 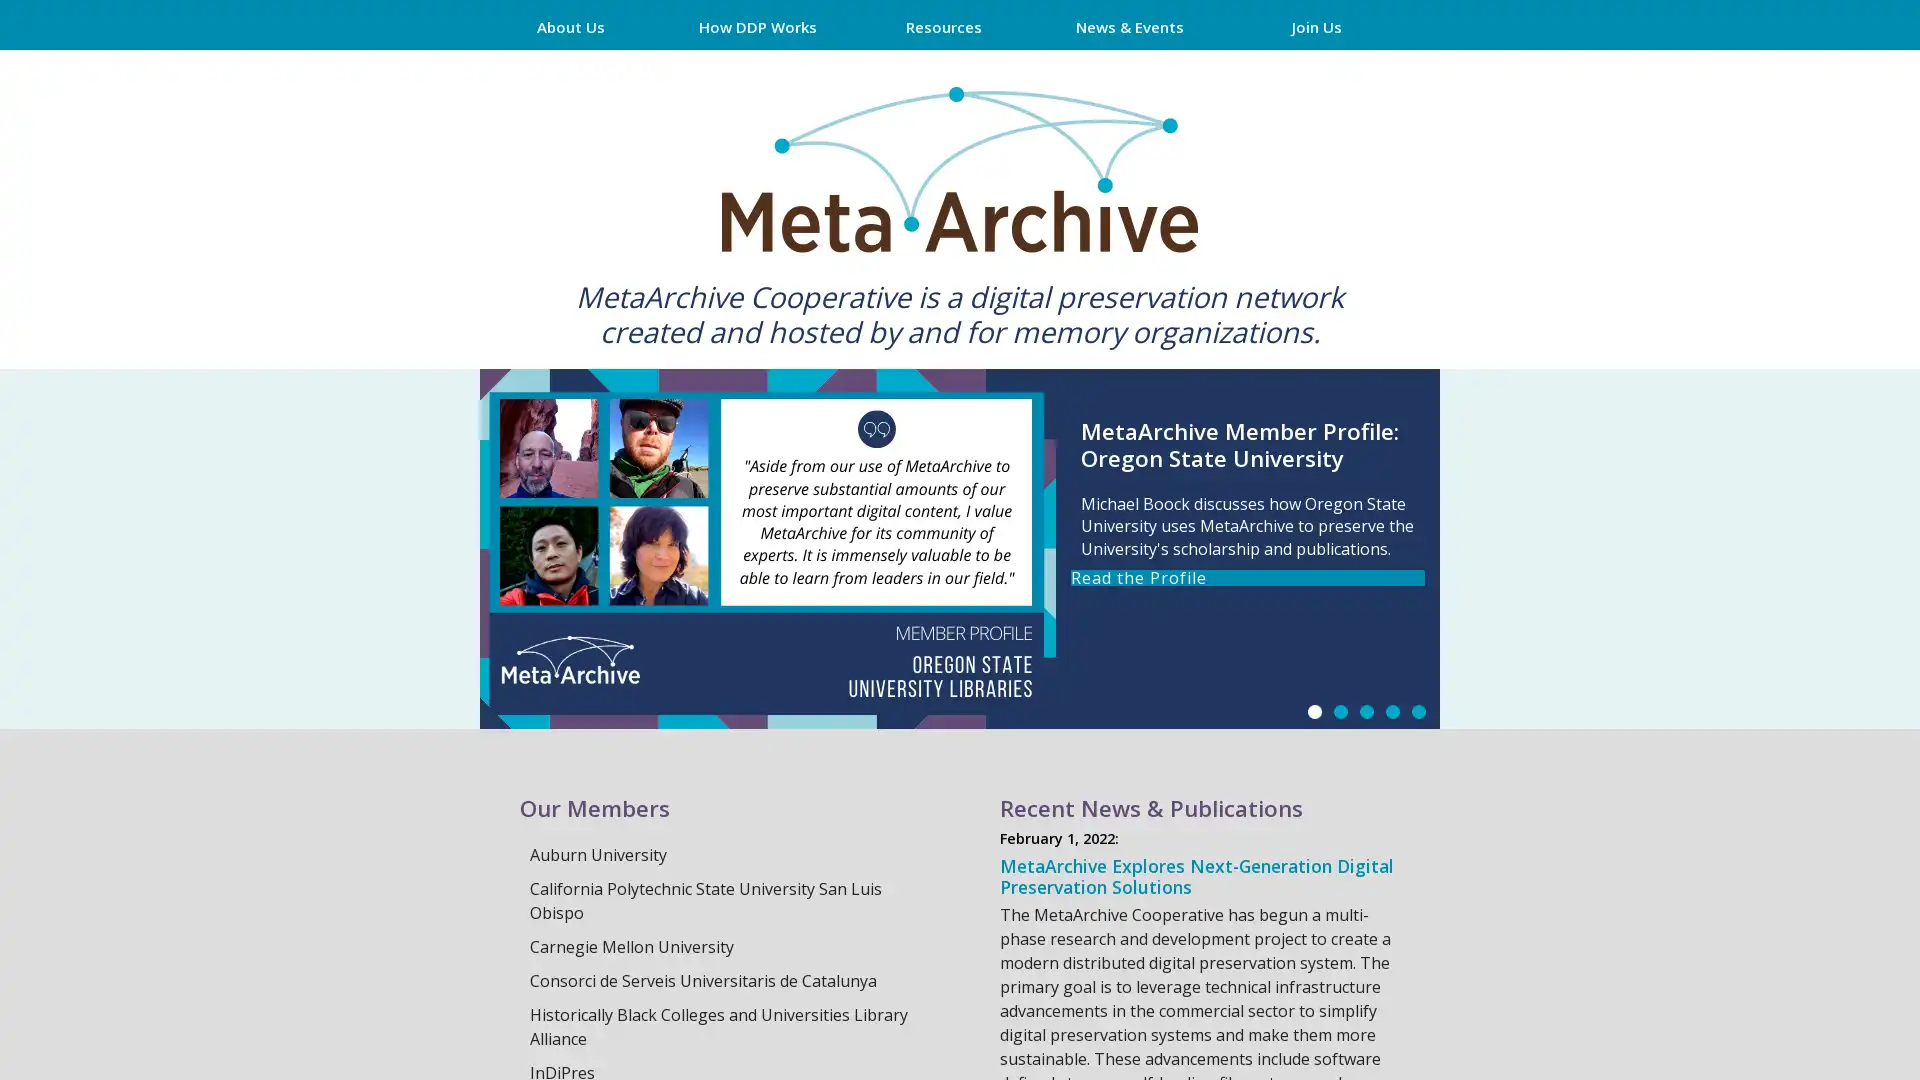 I want to click on Go to slide 3, so click(x=1366, y=711).